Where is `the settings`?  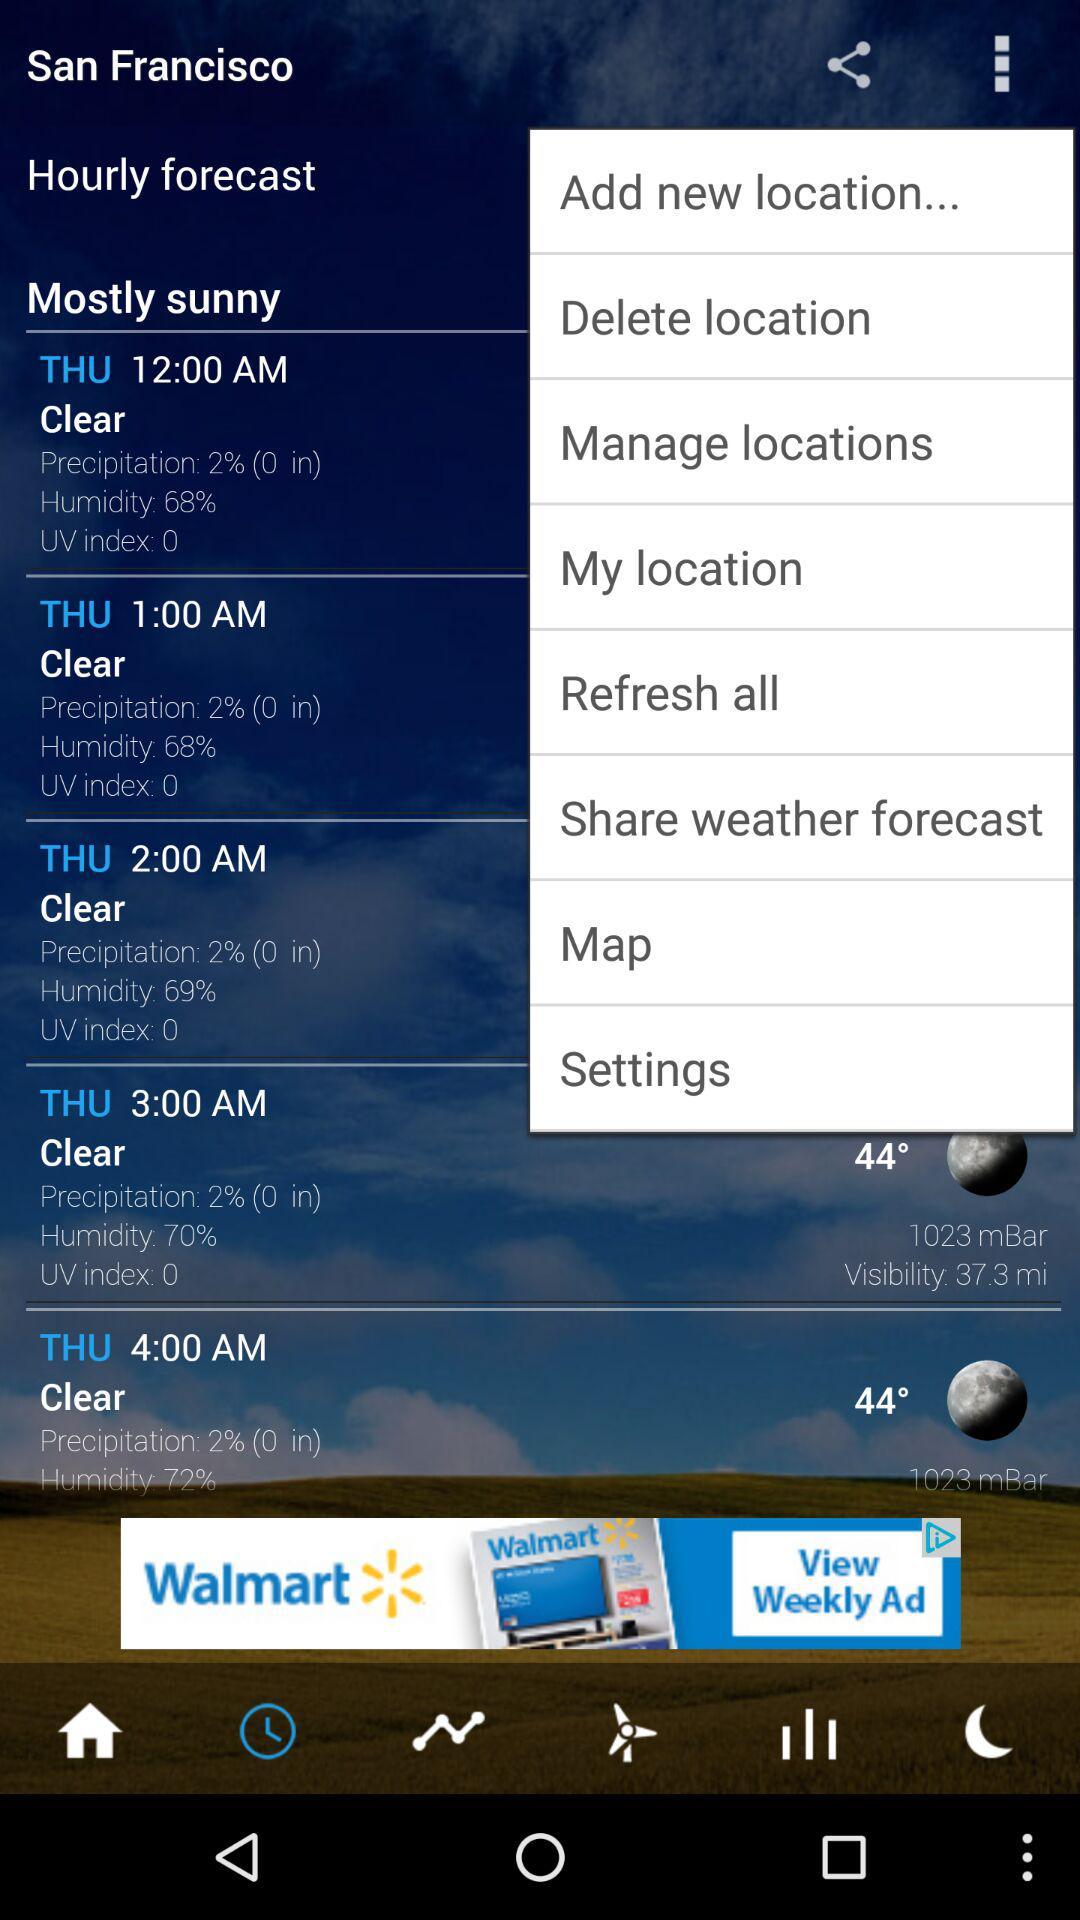 the settings is located at coordinates (800, 1066).